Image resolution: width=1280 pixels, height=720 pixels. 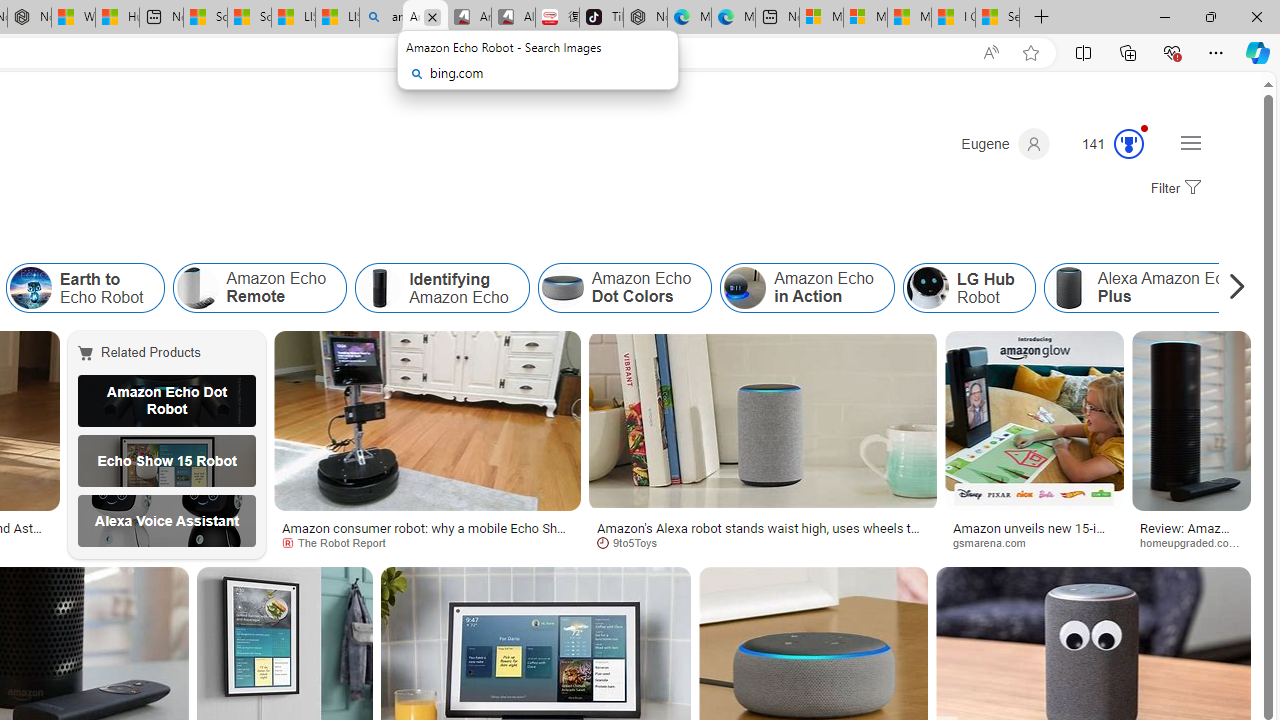 I want to click on 'LG Hub Robot', so click(x=968, y=288).